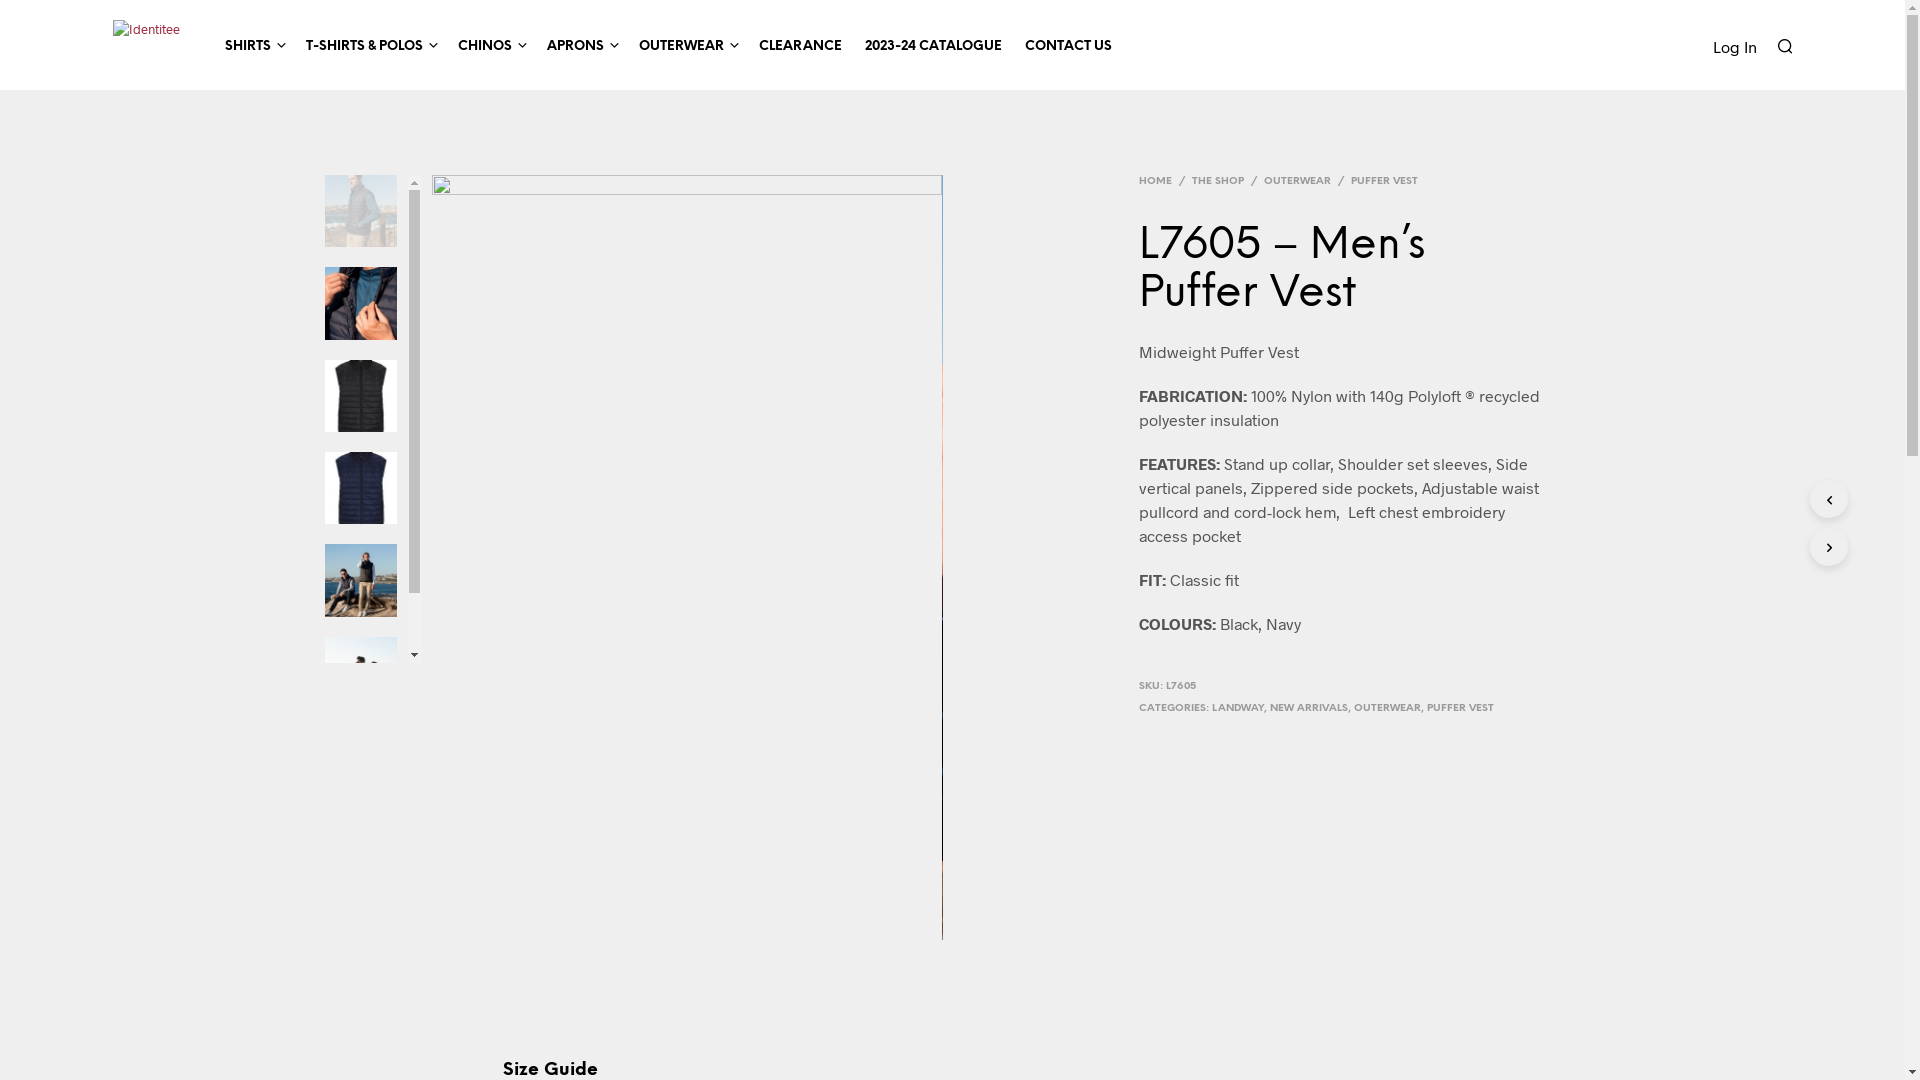 This screenshot has width=1920, height=1080. Describe the element at coordinates (931, 45) in the screenshot. I see `'2023-24 CATALOGUE'` at that location.